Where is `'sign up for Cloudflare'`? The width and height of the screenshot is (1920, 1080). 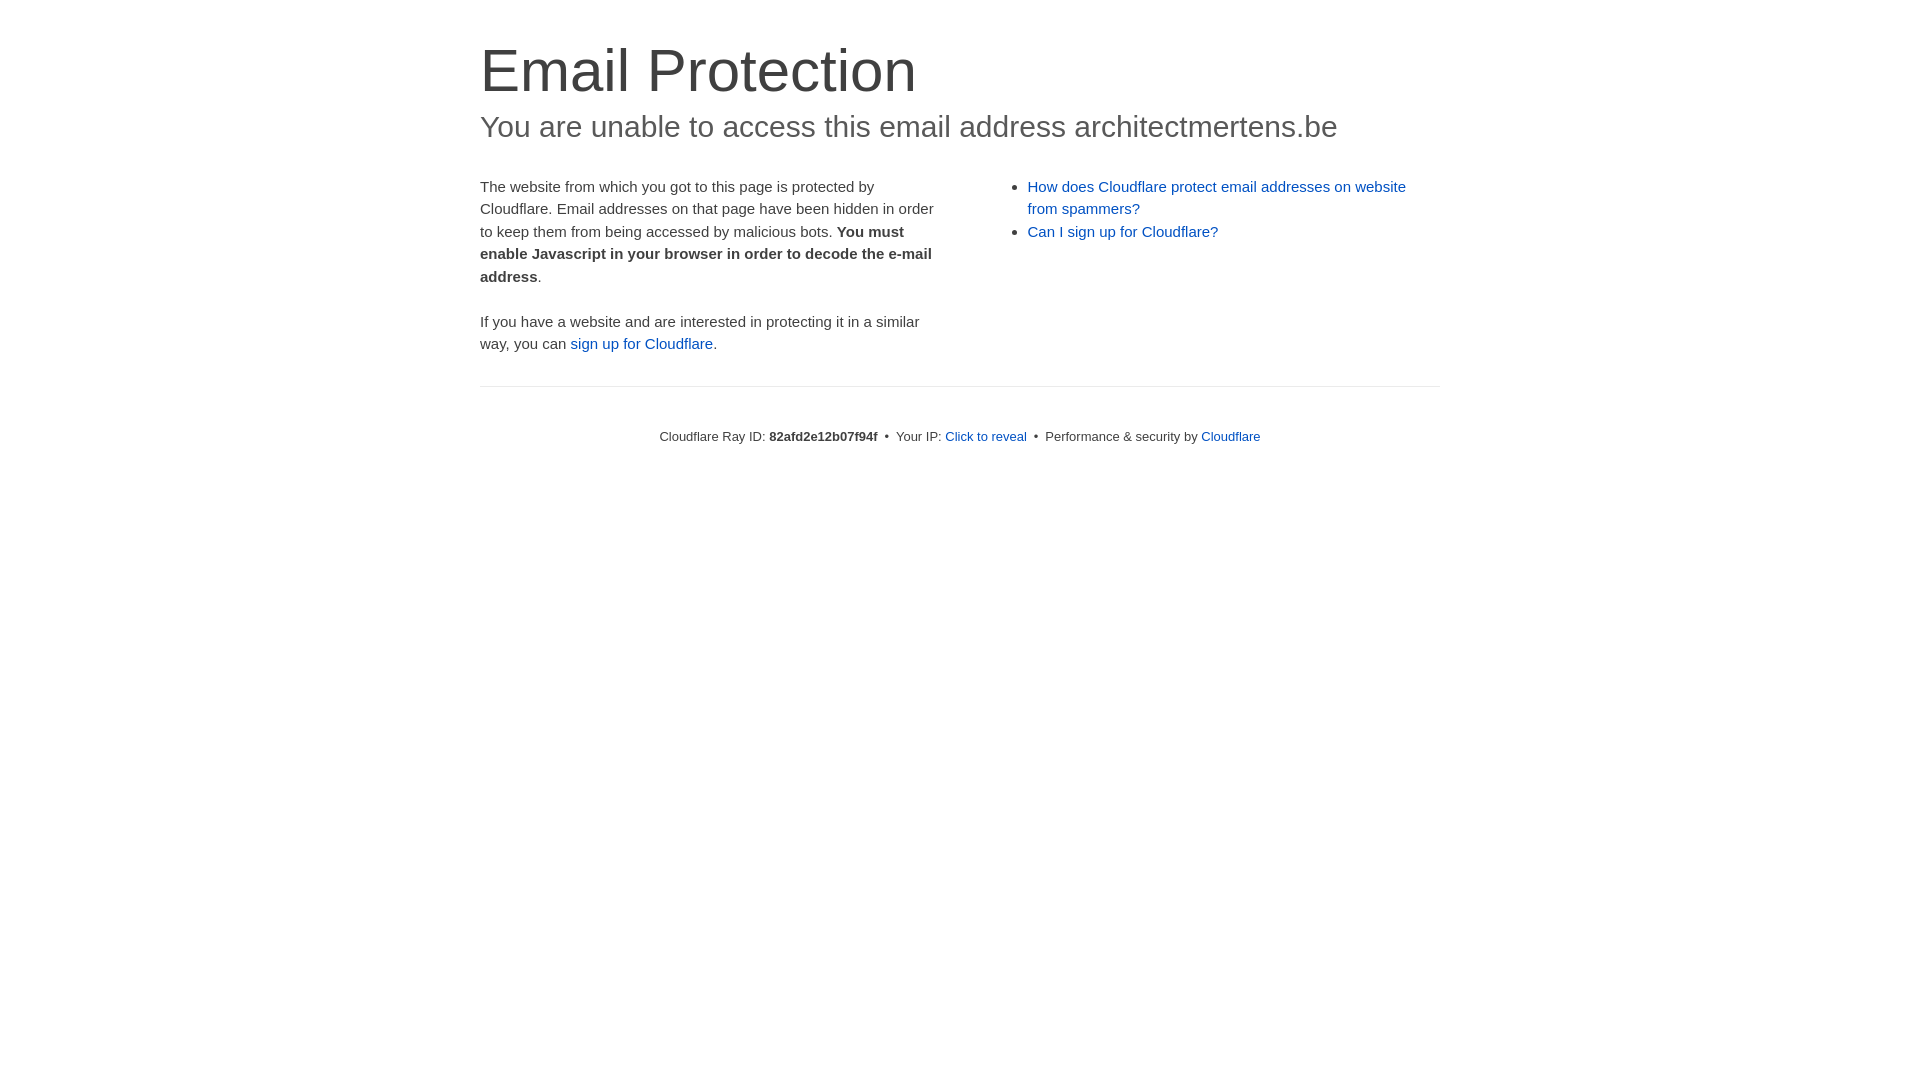 'sign up for Cloudflare' is located at coordinates (642, 342).